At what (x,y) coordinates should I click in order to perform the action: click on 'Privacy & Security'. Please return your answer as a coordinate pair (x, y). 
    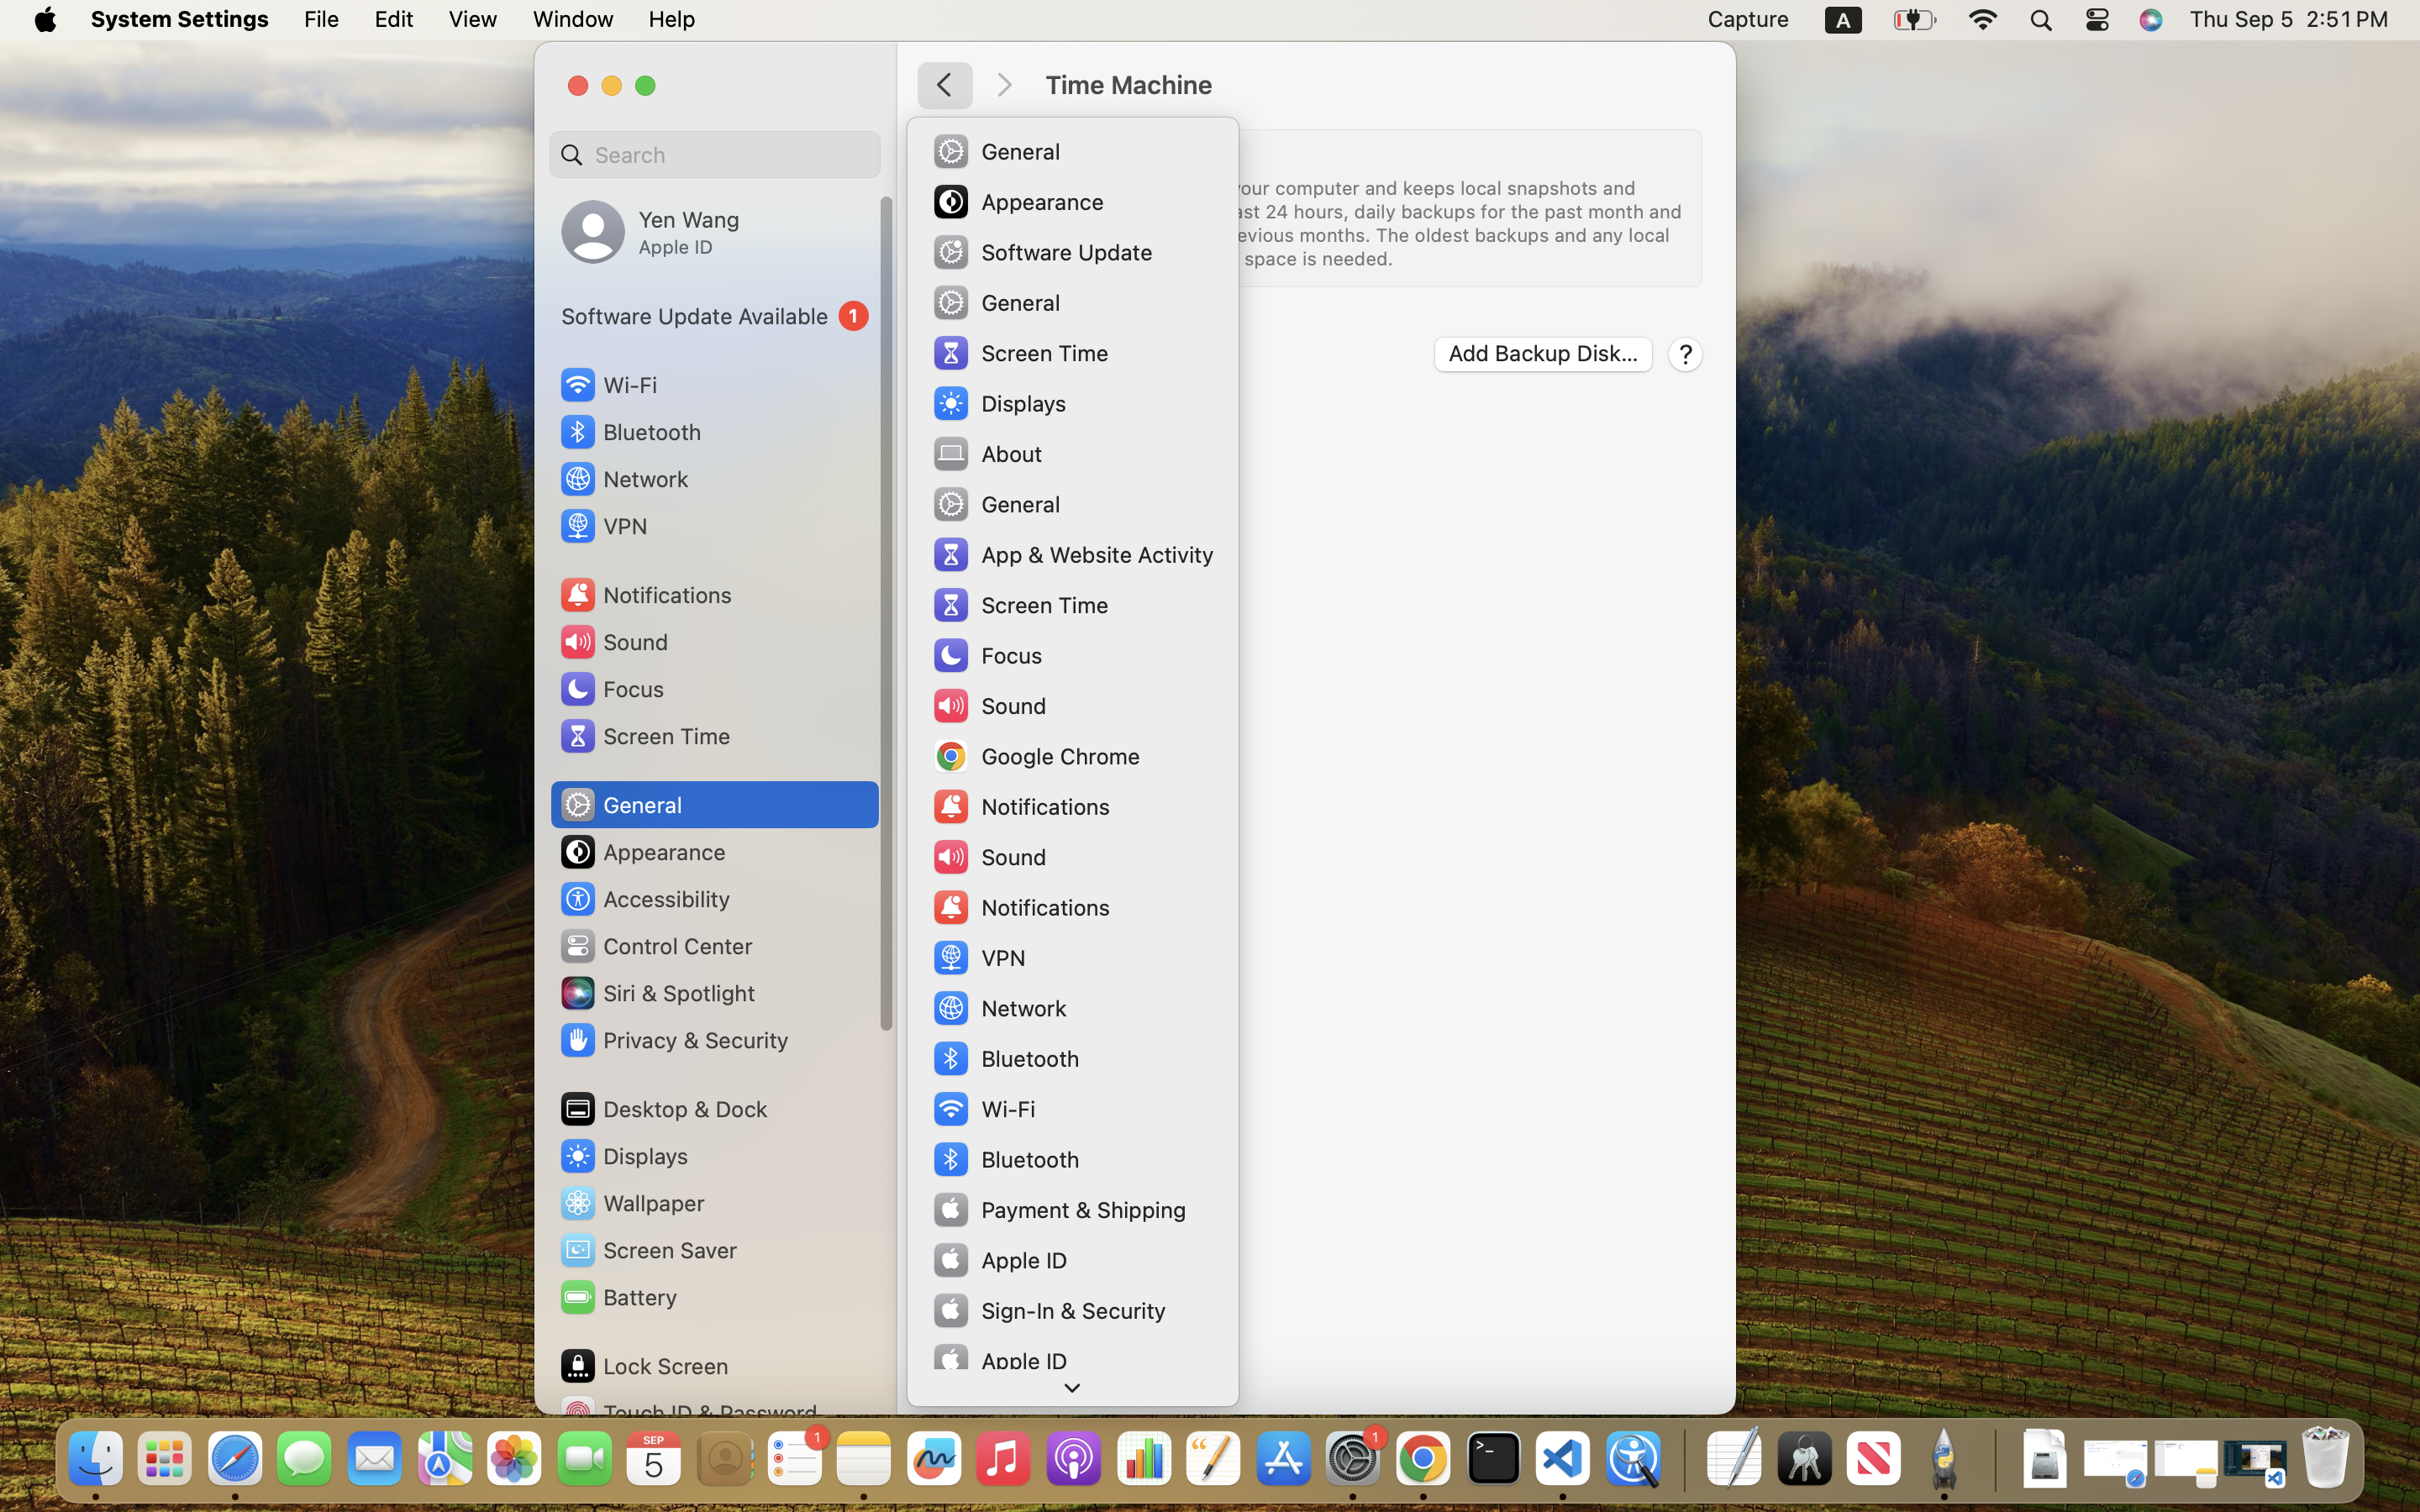
    Looking at the image, I should click on (671, 1039).